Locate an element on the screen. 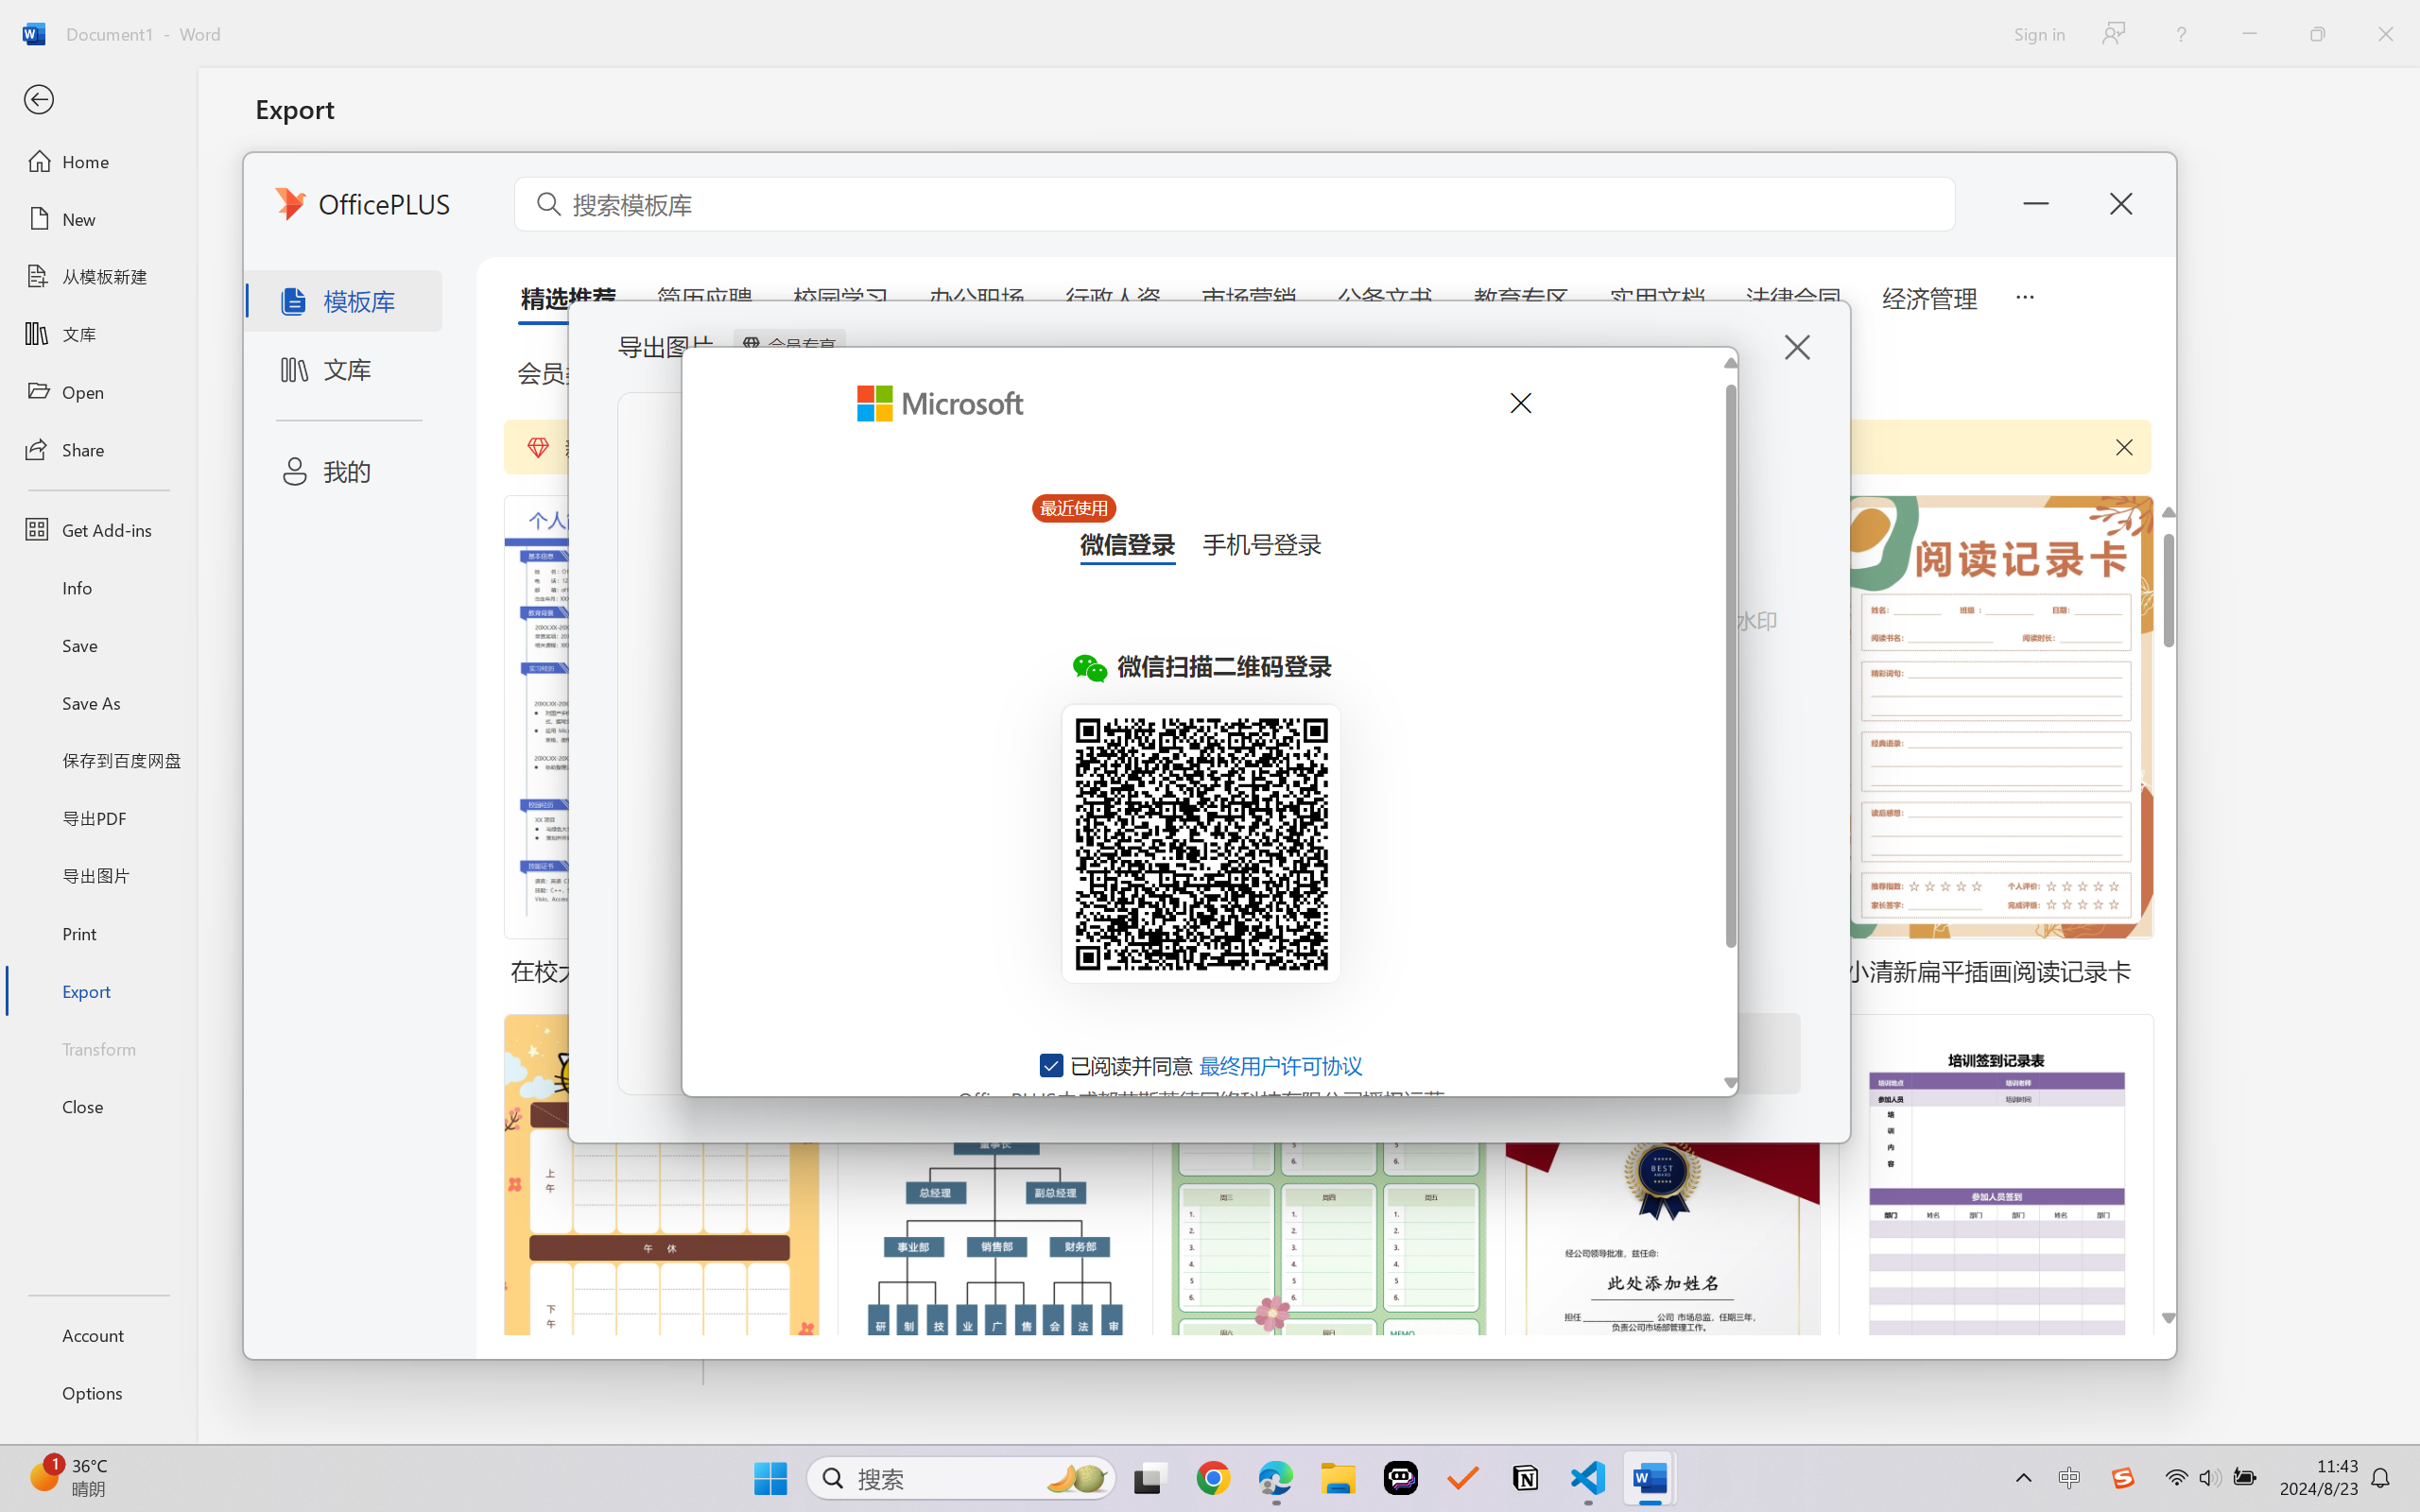 The width and height of the screenshot is (2420, 1512). 'AutomationID: checkbox-14' is located at coordinates (1052, 1064).